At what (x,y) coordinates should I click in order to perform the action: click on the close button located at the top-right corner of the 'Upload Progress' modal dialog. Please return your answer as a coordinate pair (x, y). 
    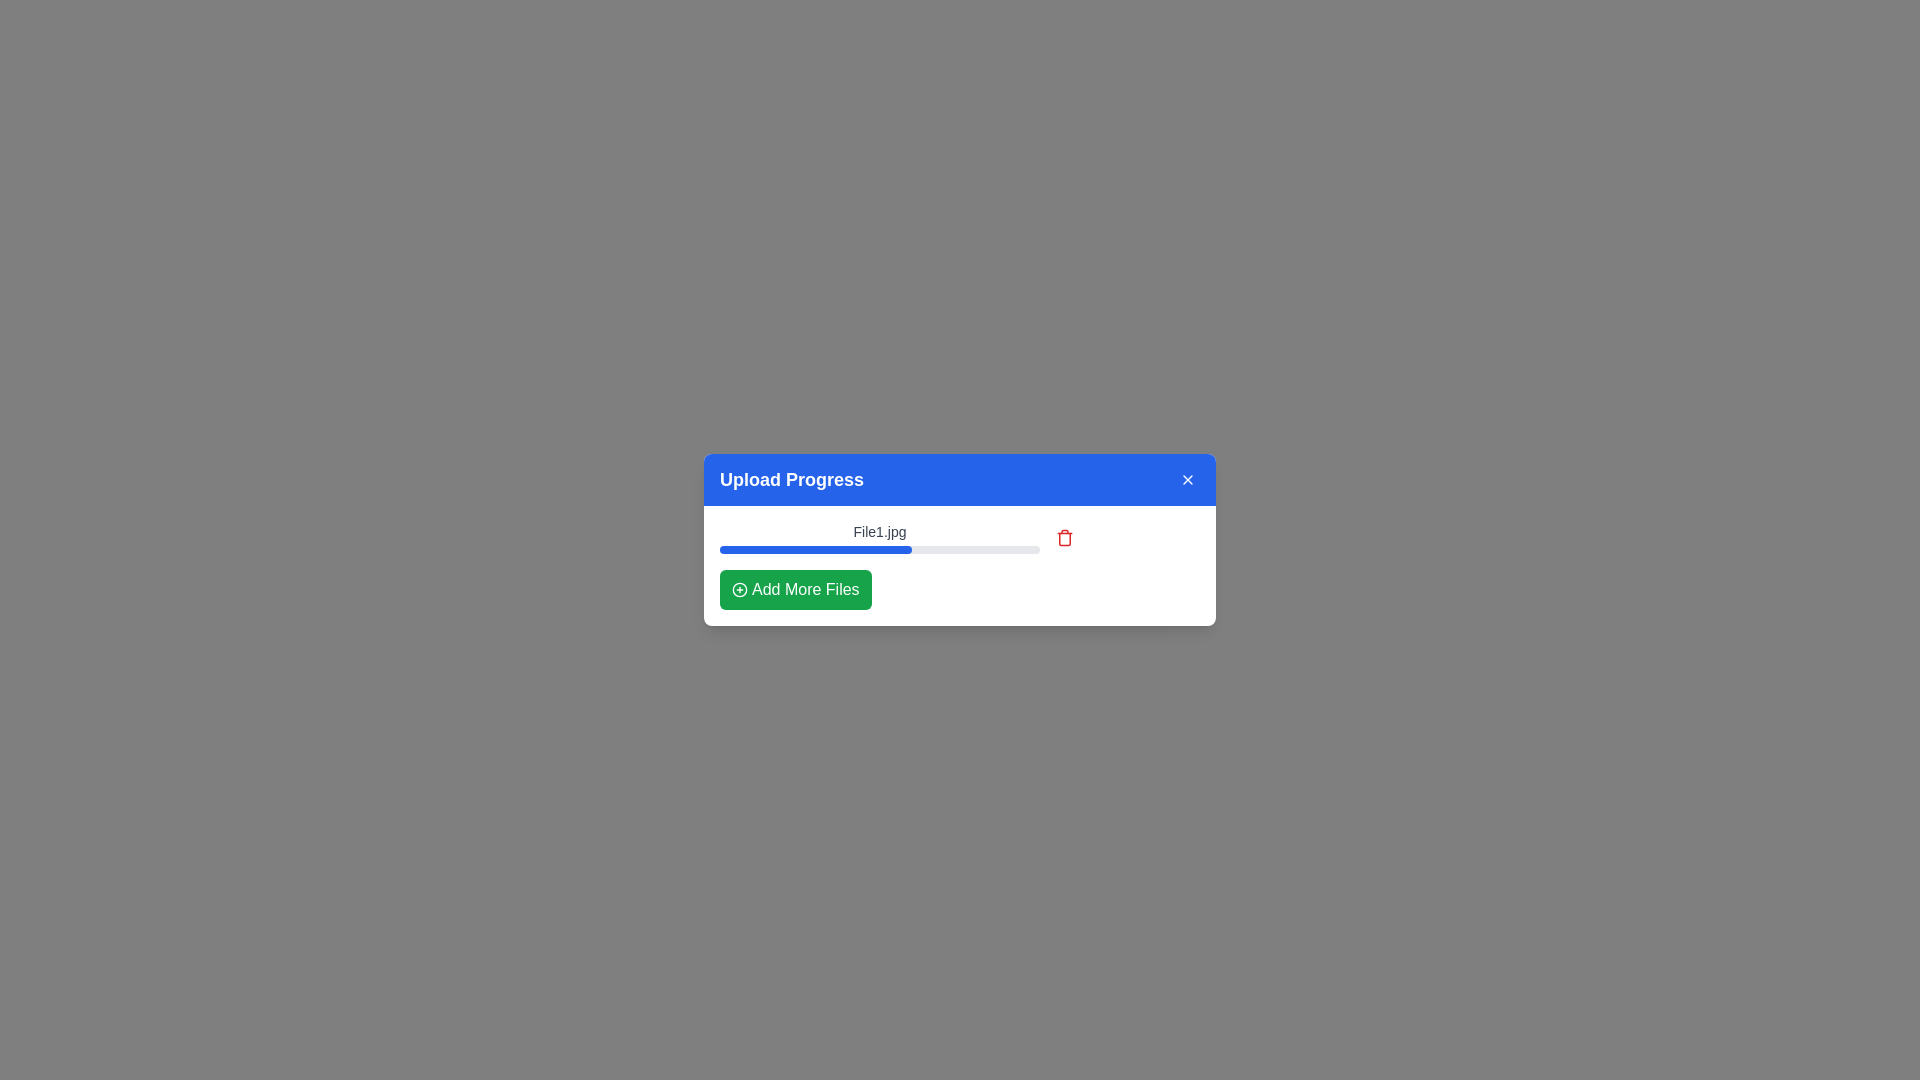
    Looking at the image, I should click on (1188, 479).